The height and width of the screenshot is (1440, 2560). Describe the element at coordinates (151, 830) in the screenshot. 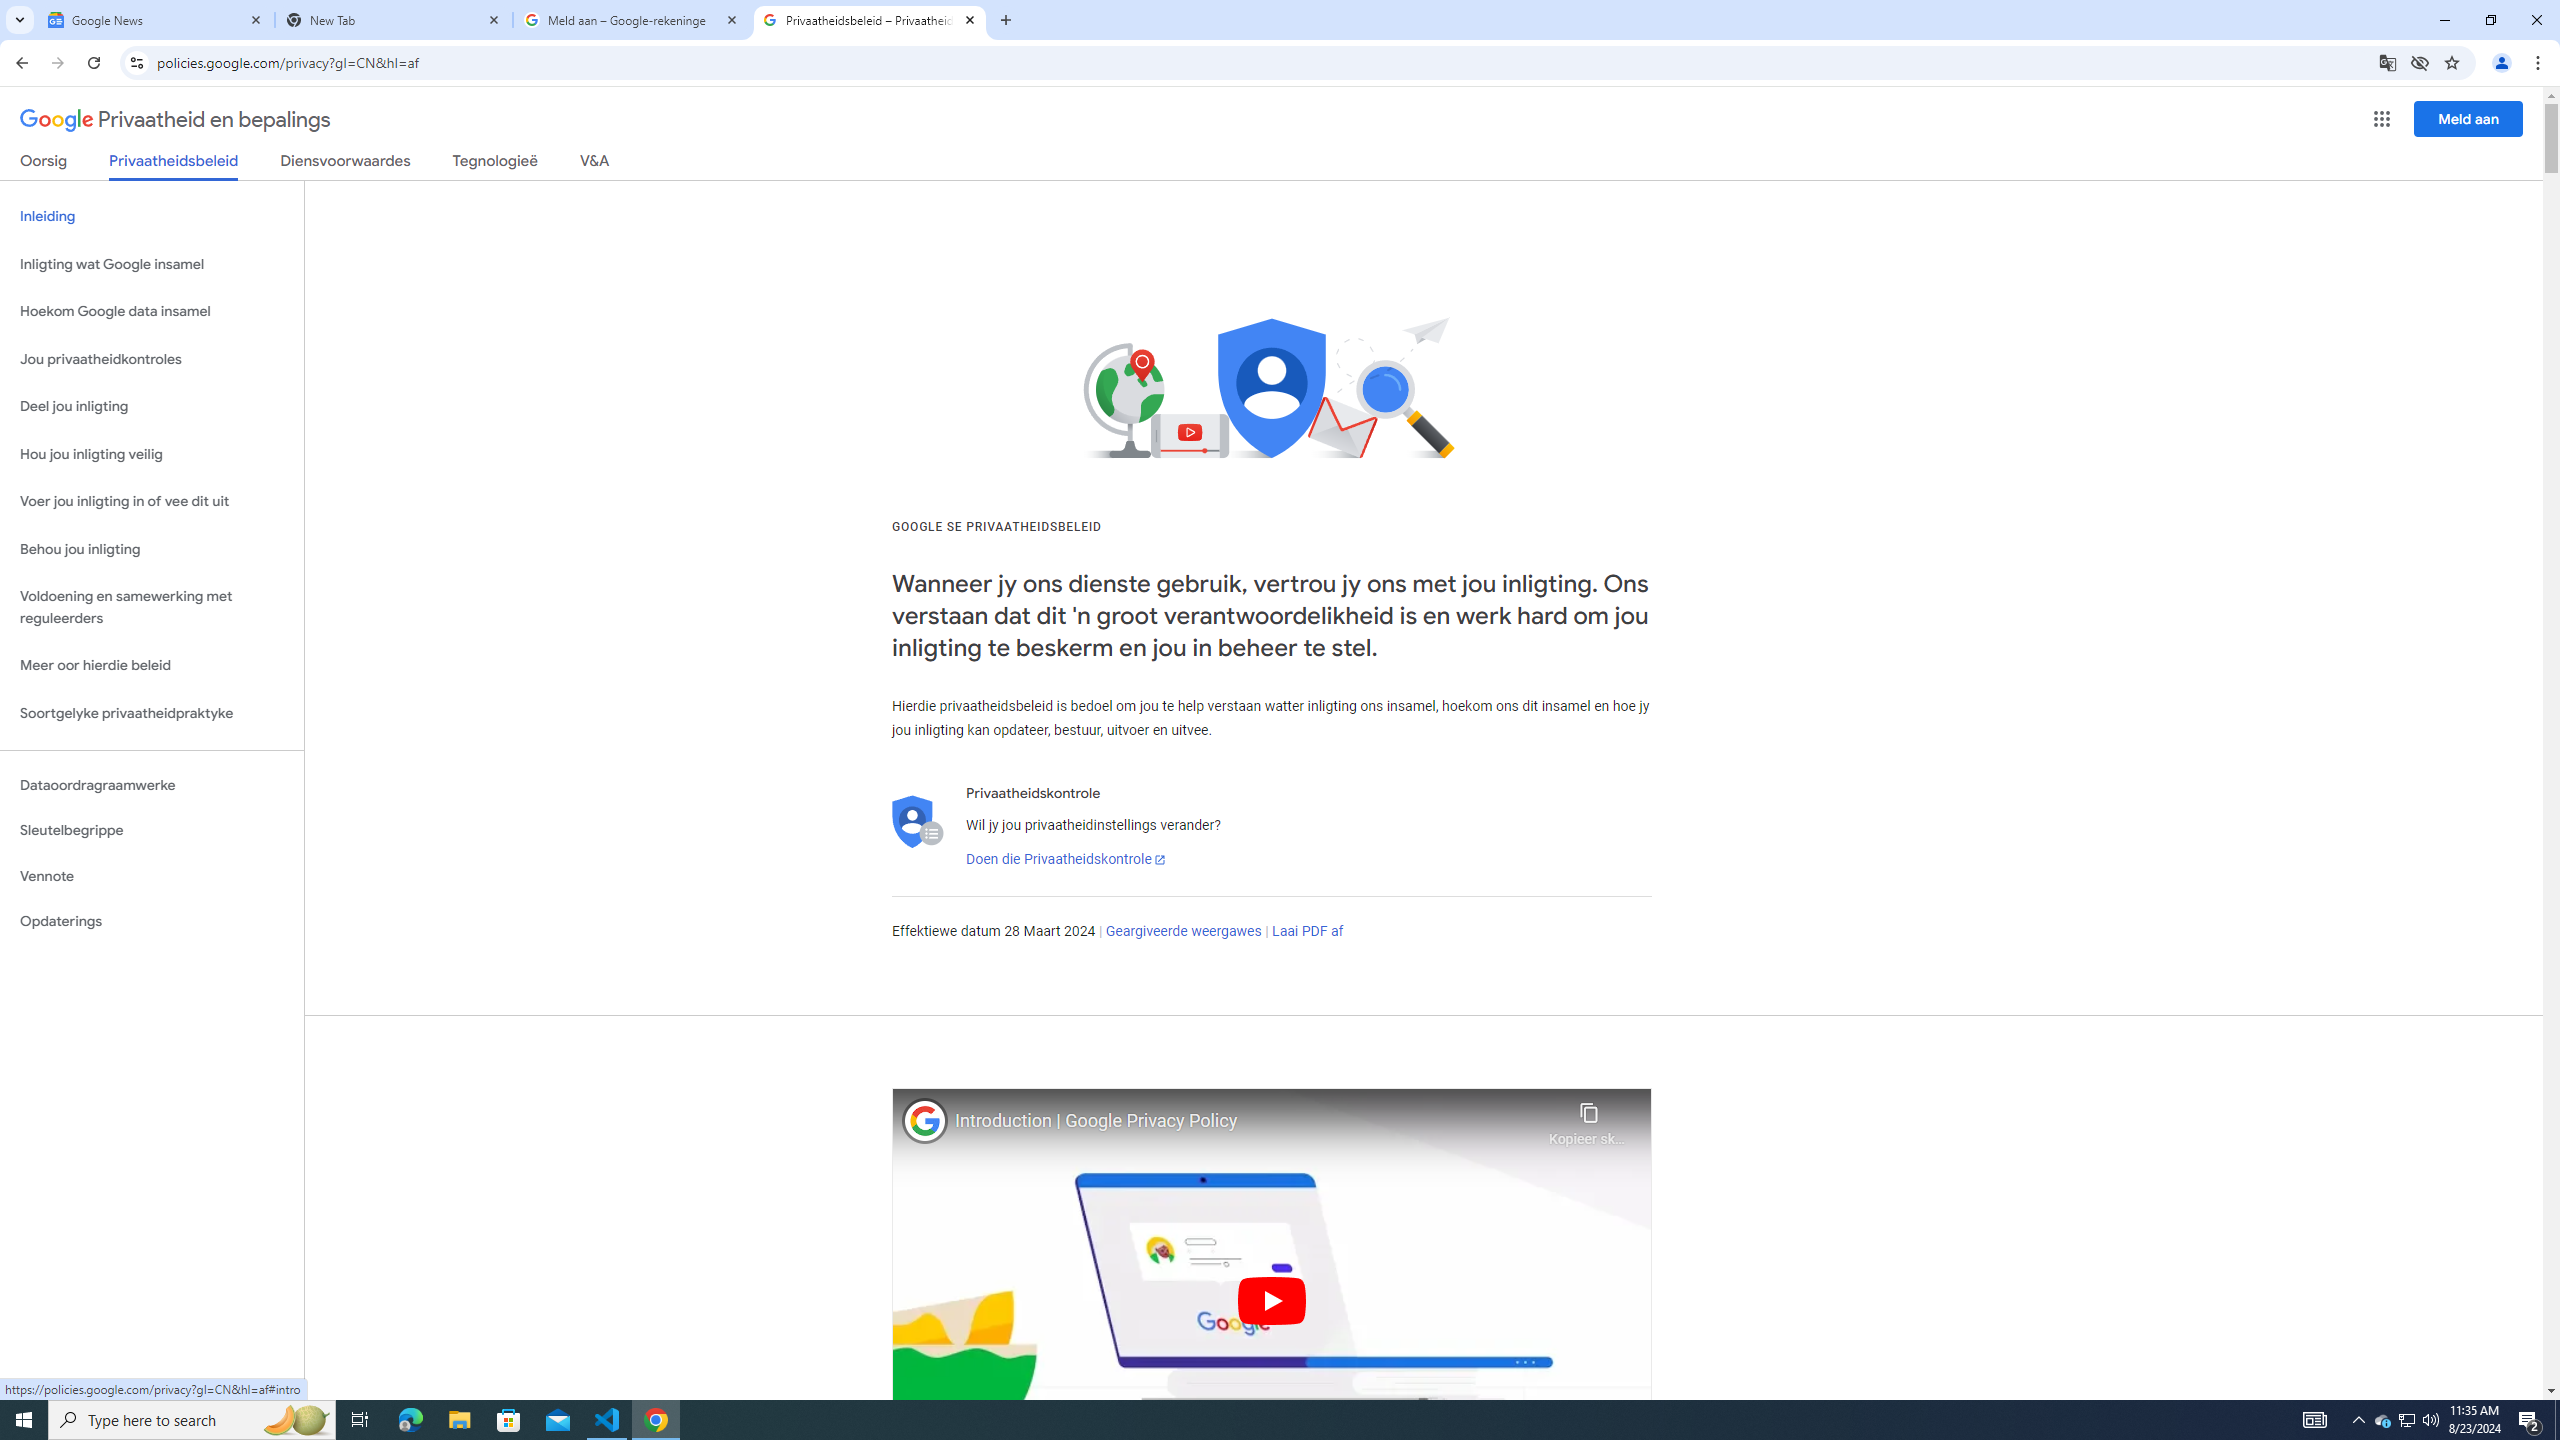

I see `'Sleutelbegrippe'` at that location.